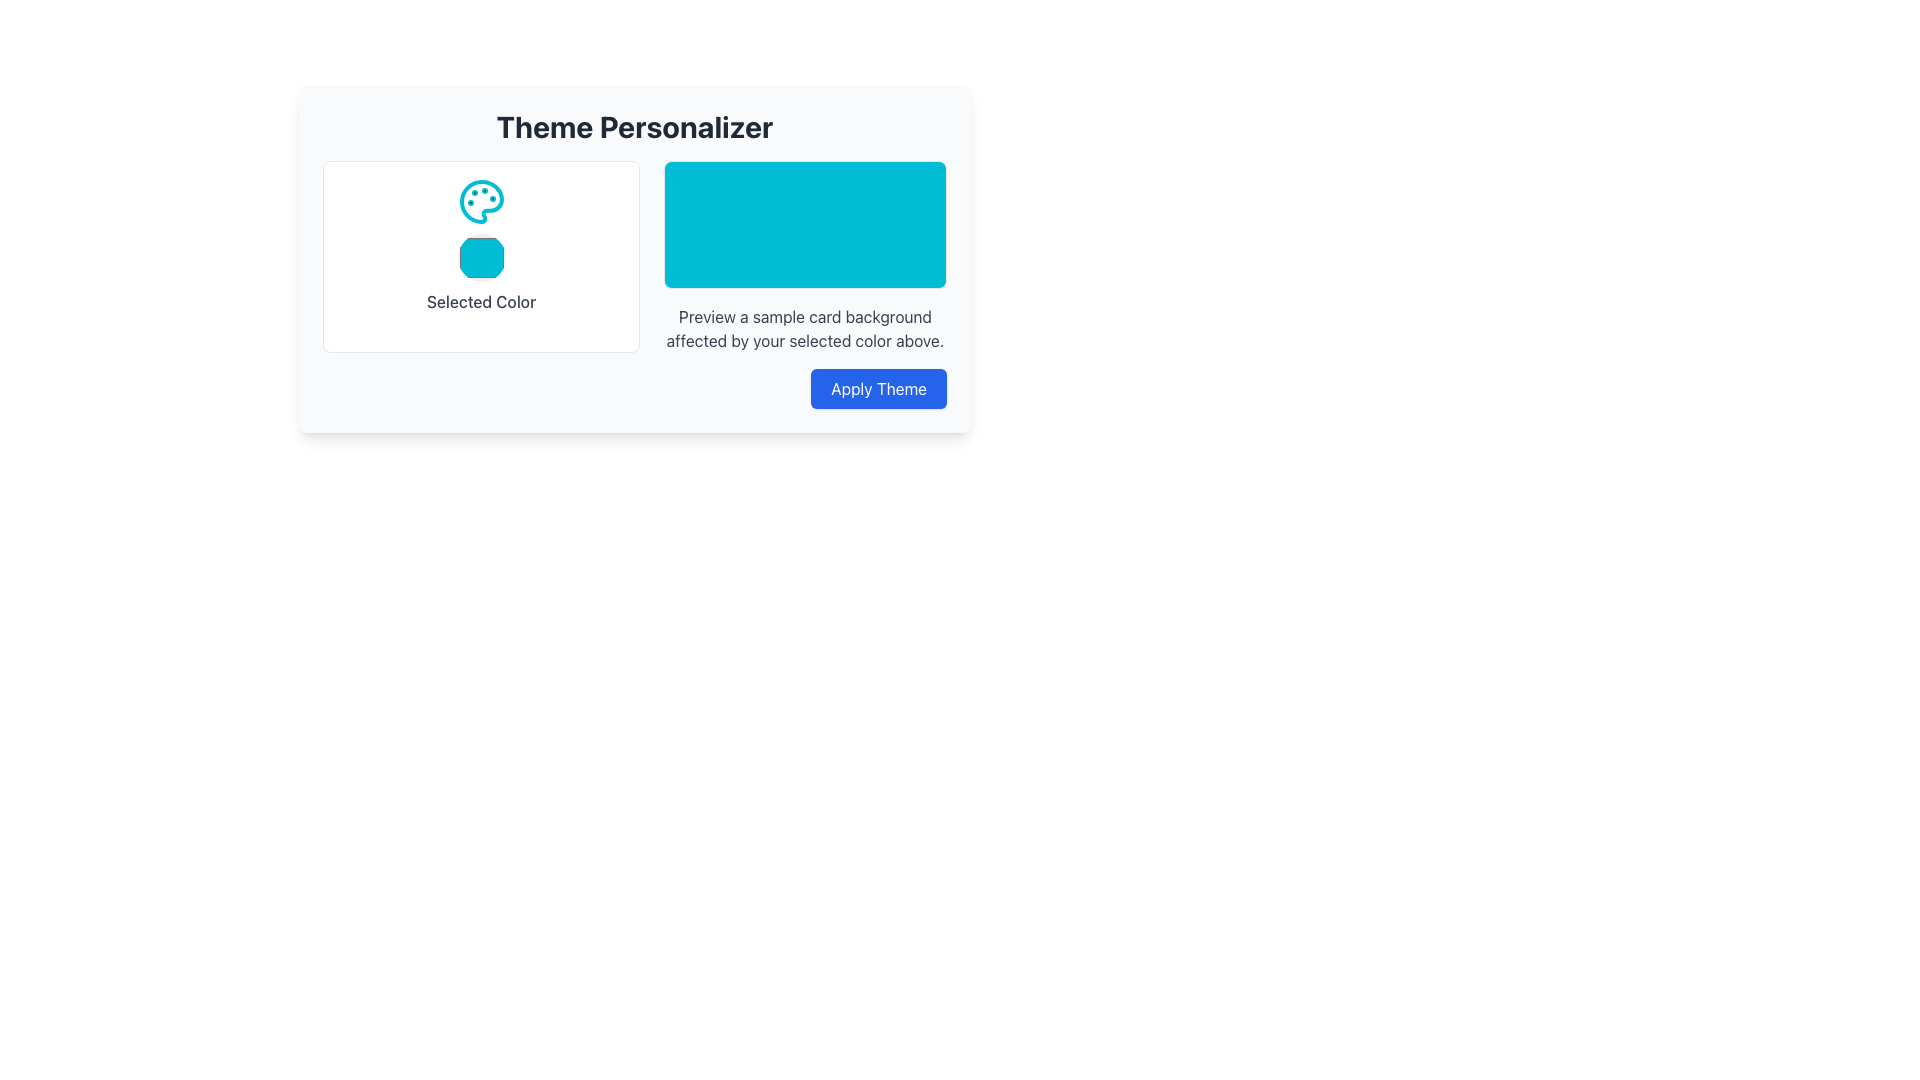 This screenshot has height=1080, width=1920. Describe the element at coordinates (481, 201) in the screenshot. I see `the painter's palette icon, which has a turquoise blue stroke and is positioned in the 'Selected Color' card above the color representation circle` at that location.